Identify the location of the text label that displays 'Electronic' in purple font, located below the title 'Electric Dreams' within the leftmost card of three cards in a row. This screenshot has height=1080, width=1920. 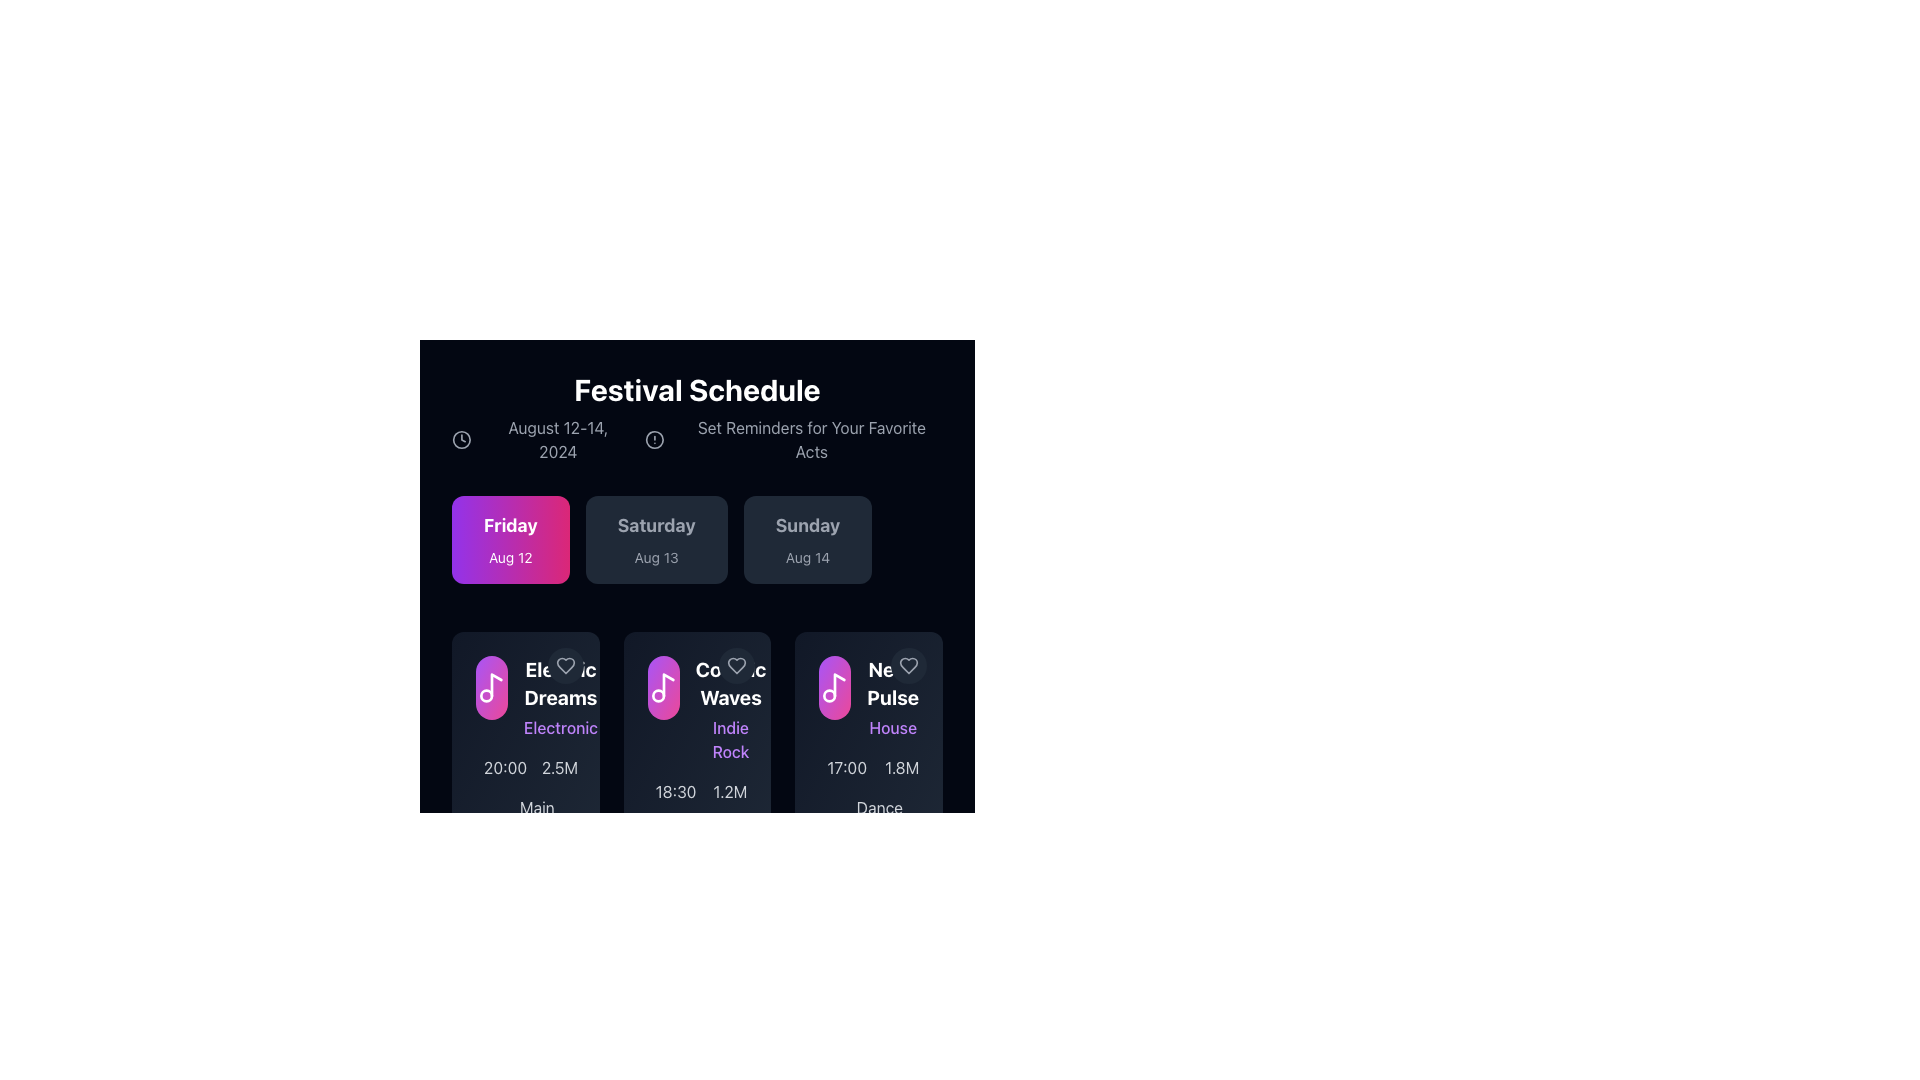
(560, 728).